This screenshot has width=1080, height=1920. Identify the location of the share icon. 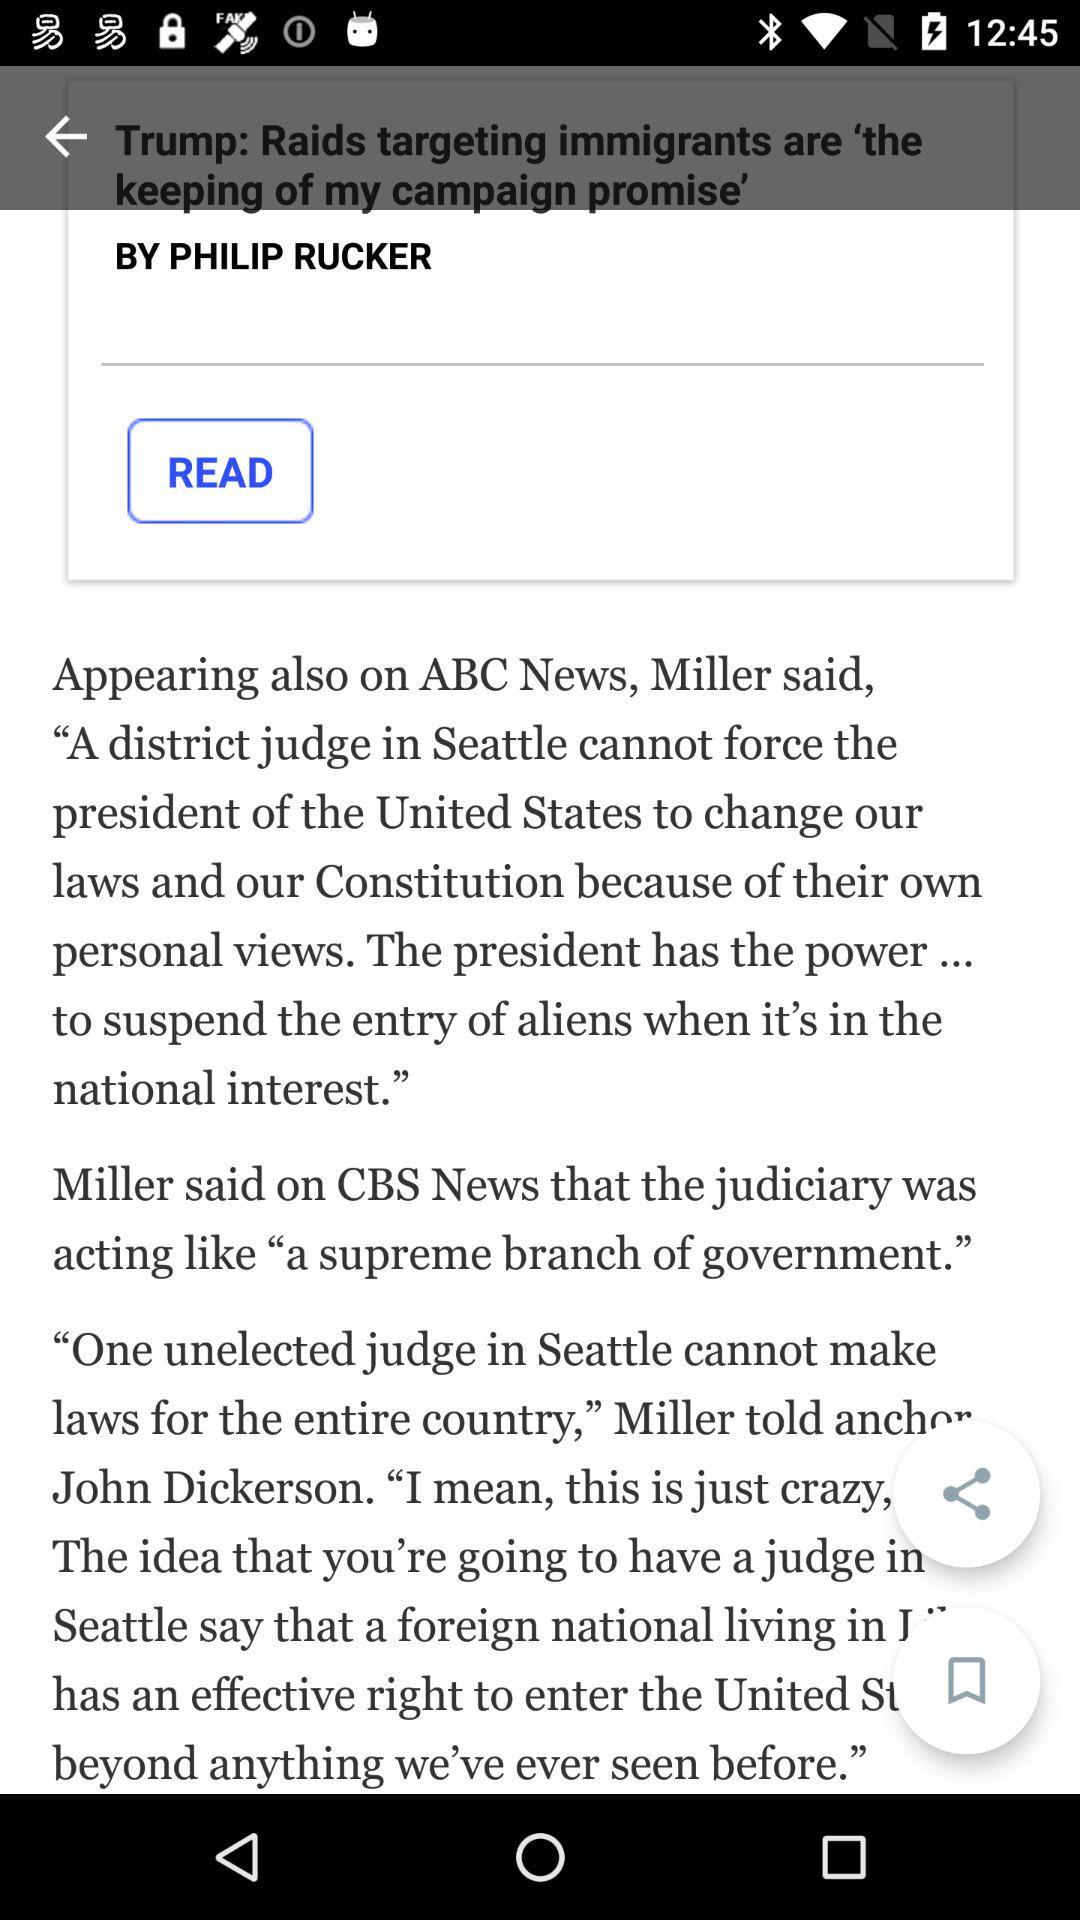
(965, 1493).